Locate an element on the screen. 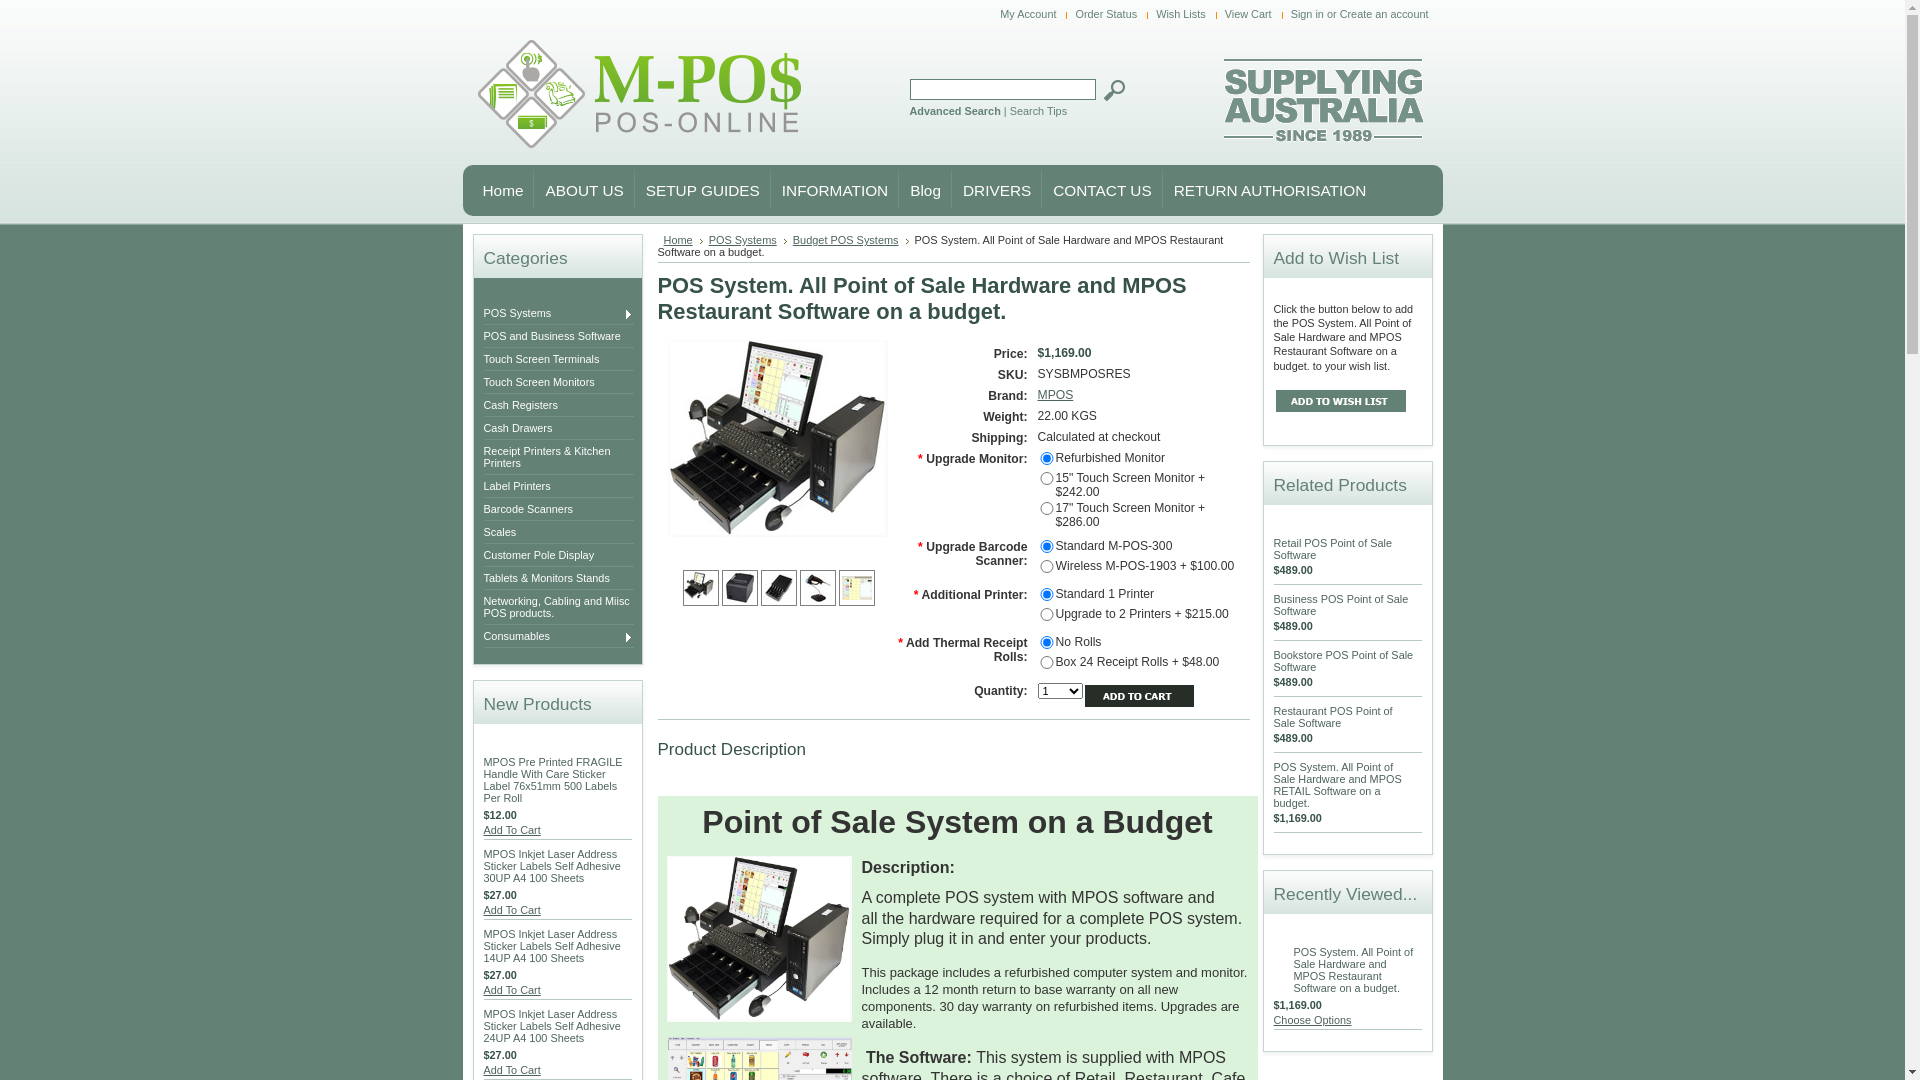 The width and height of the screenshot is (1920, 1080). 'Order Status' is located at coordinates (1107, 14).